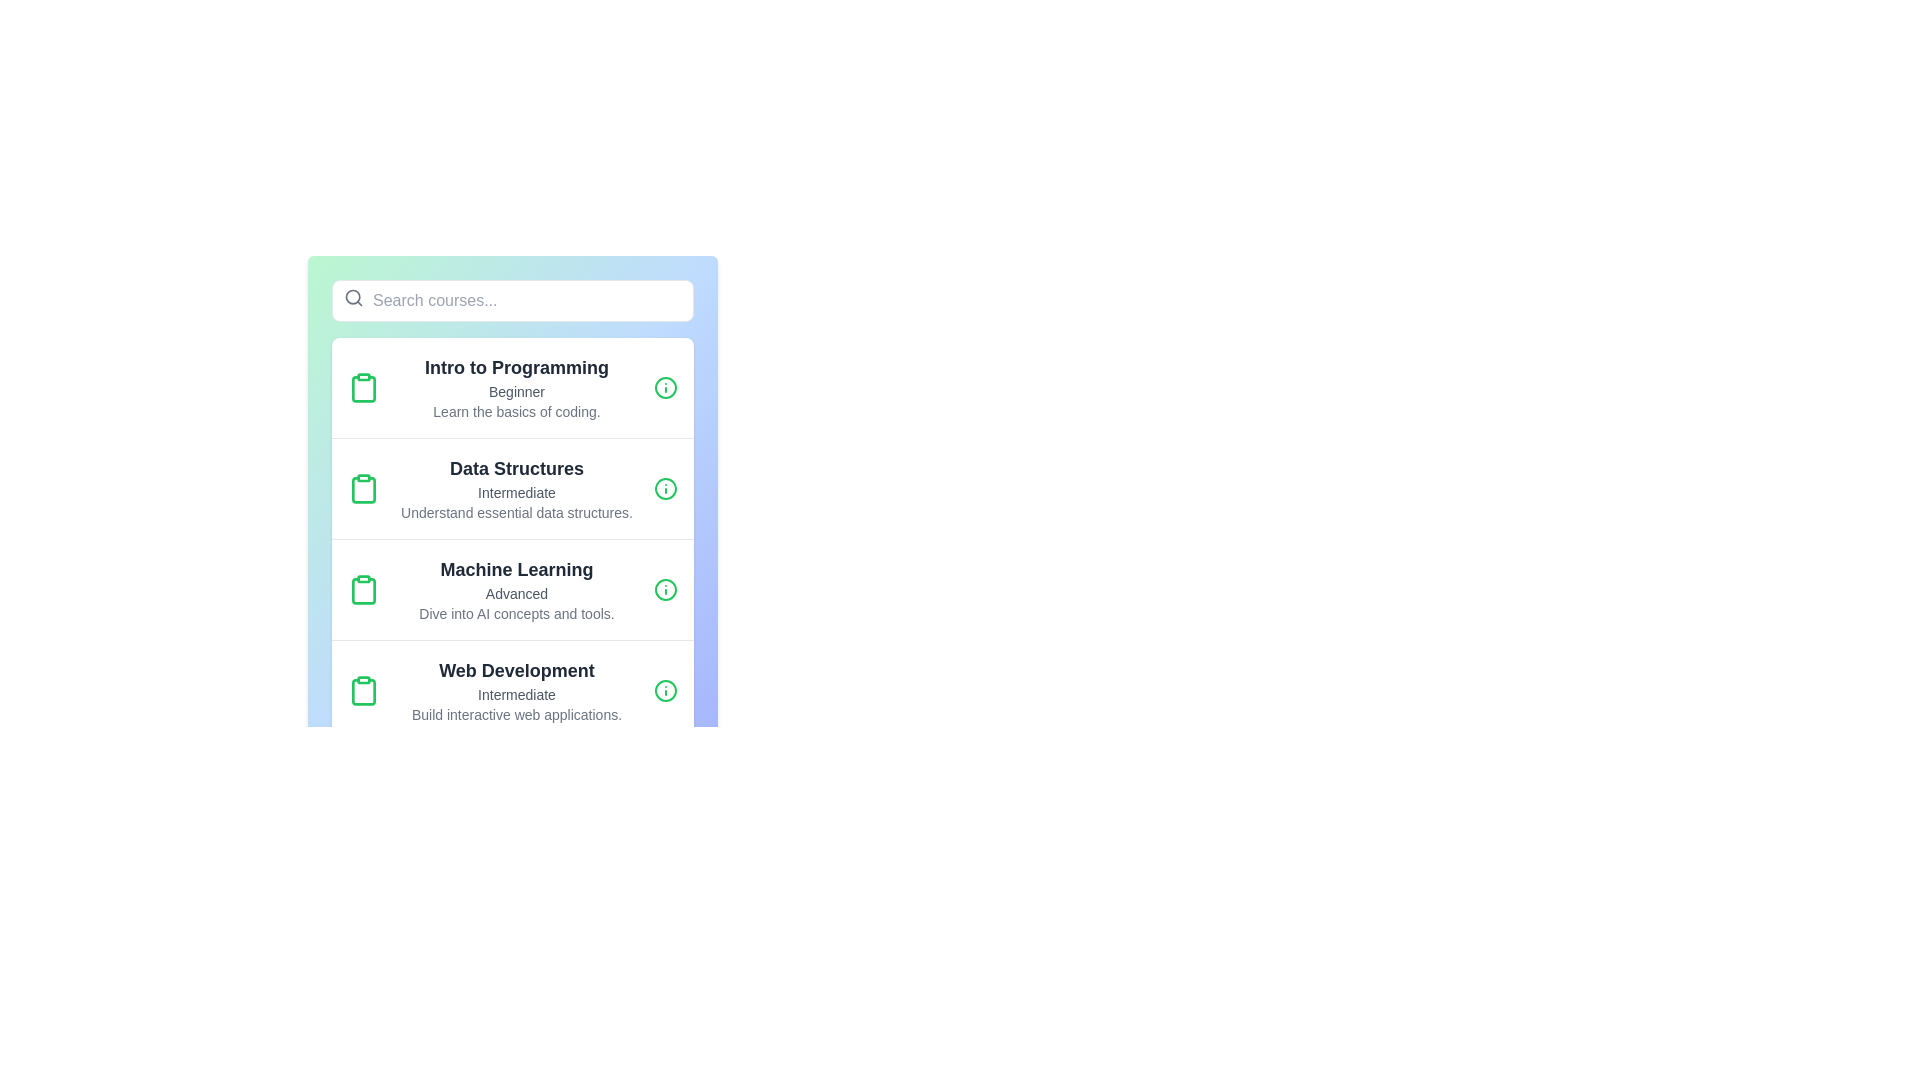 The width and height of the screenshot is (1920, 1080). Describe the element at coordinates (517, 671) in the screenshot. I see `the text label containing 'Web Development', styled in bold and dark gray, which is the fourth list item in the course titles list` at that location.